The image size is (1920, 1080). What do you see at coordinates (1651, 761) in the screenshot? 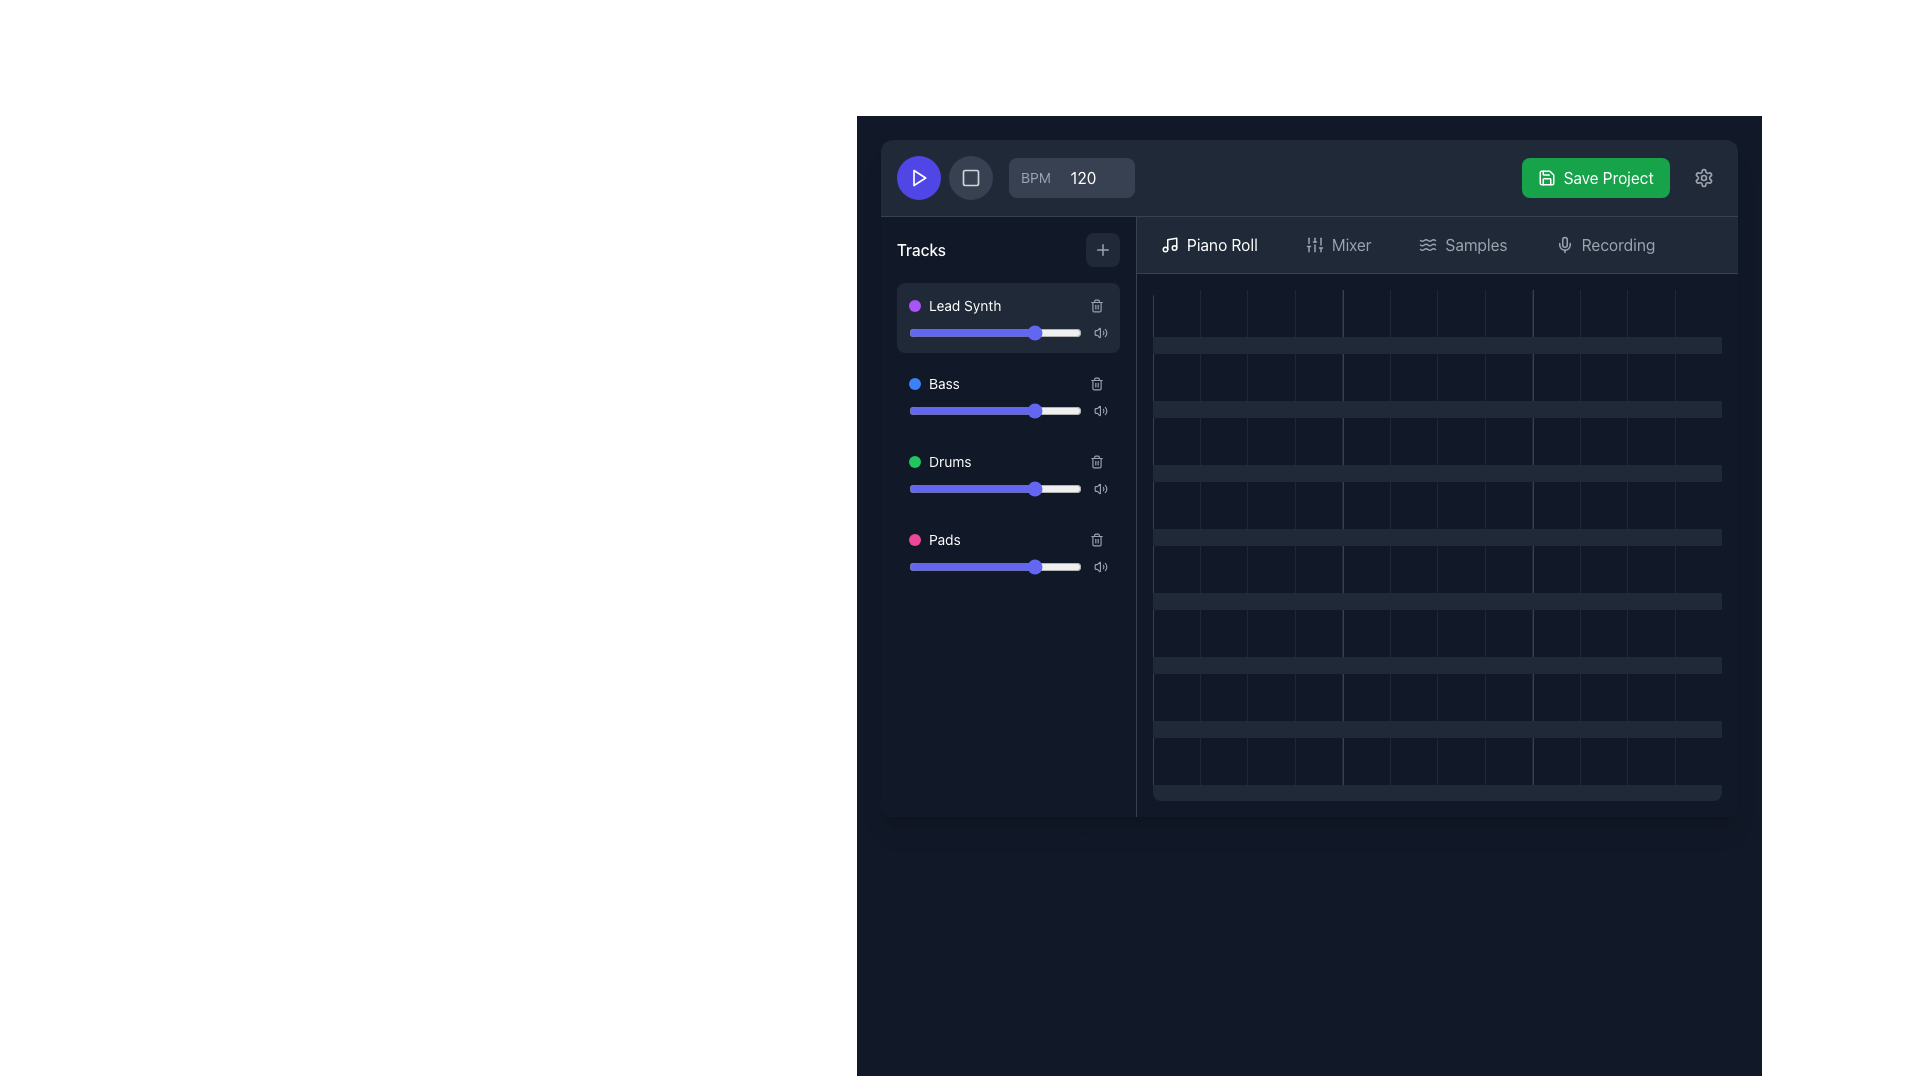
I see `the 12th interactive square tile in the last row of the grid layout` at bounding box center [1651, 761].